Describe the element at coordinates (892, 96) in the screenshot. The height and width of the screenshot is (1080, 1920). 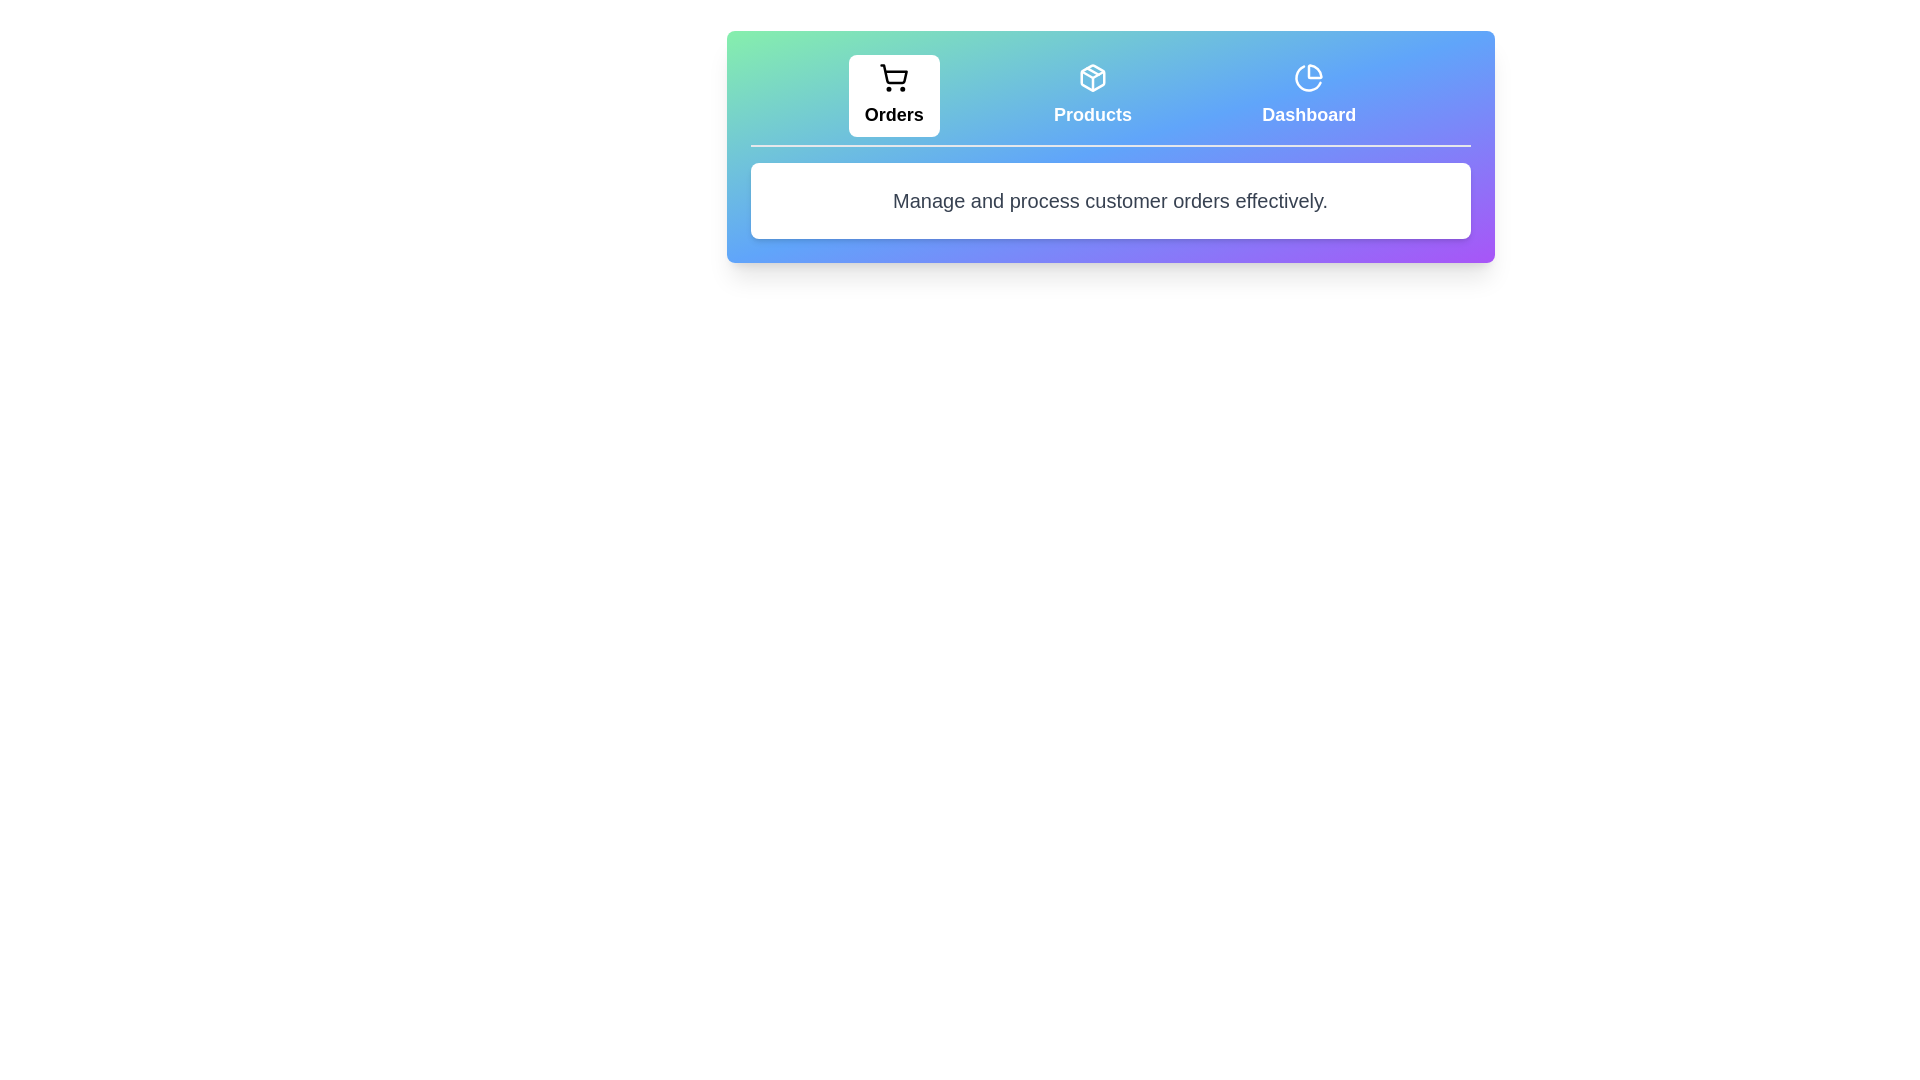
I see `the tab labeled Orders to observe its hover effect` at that location.